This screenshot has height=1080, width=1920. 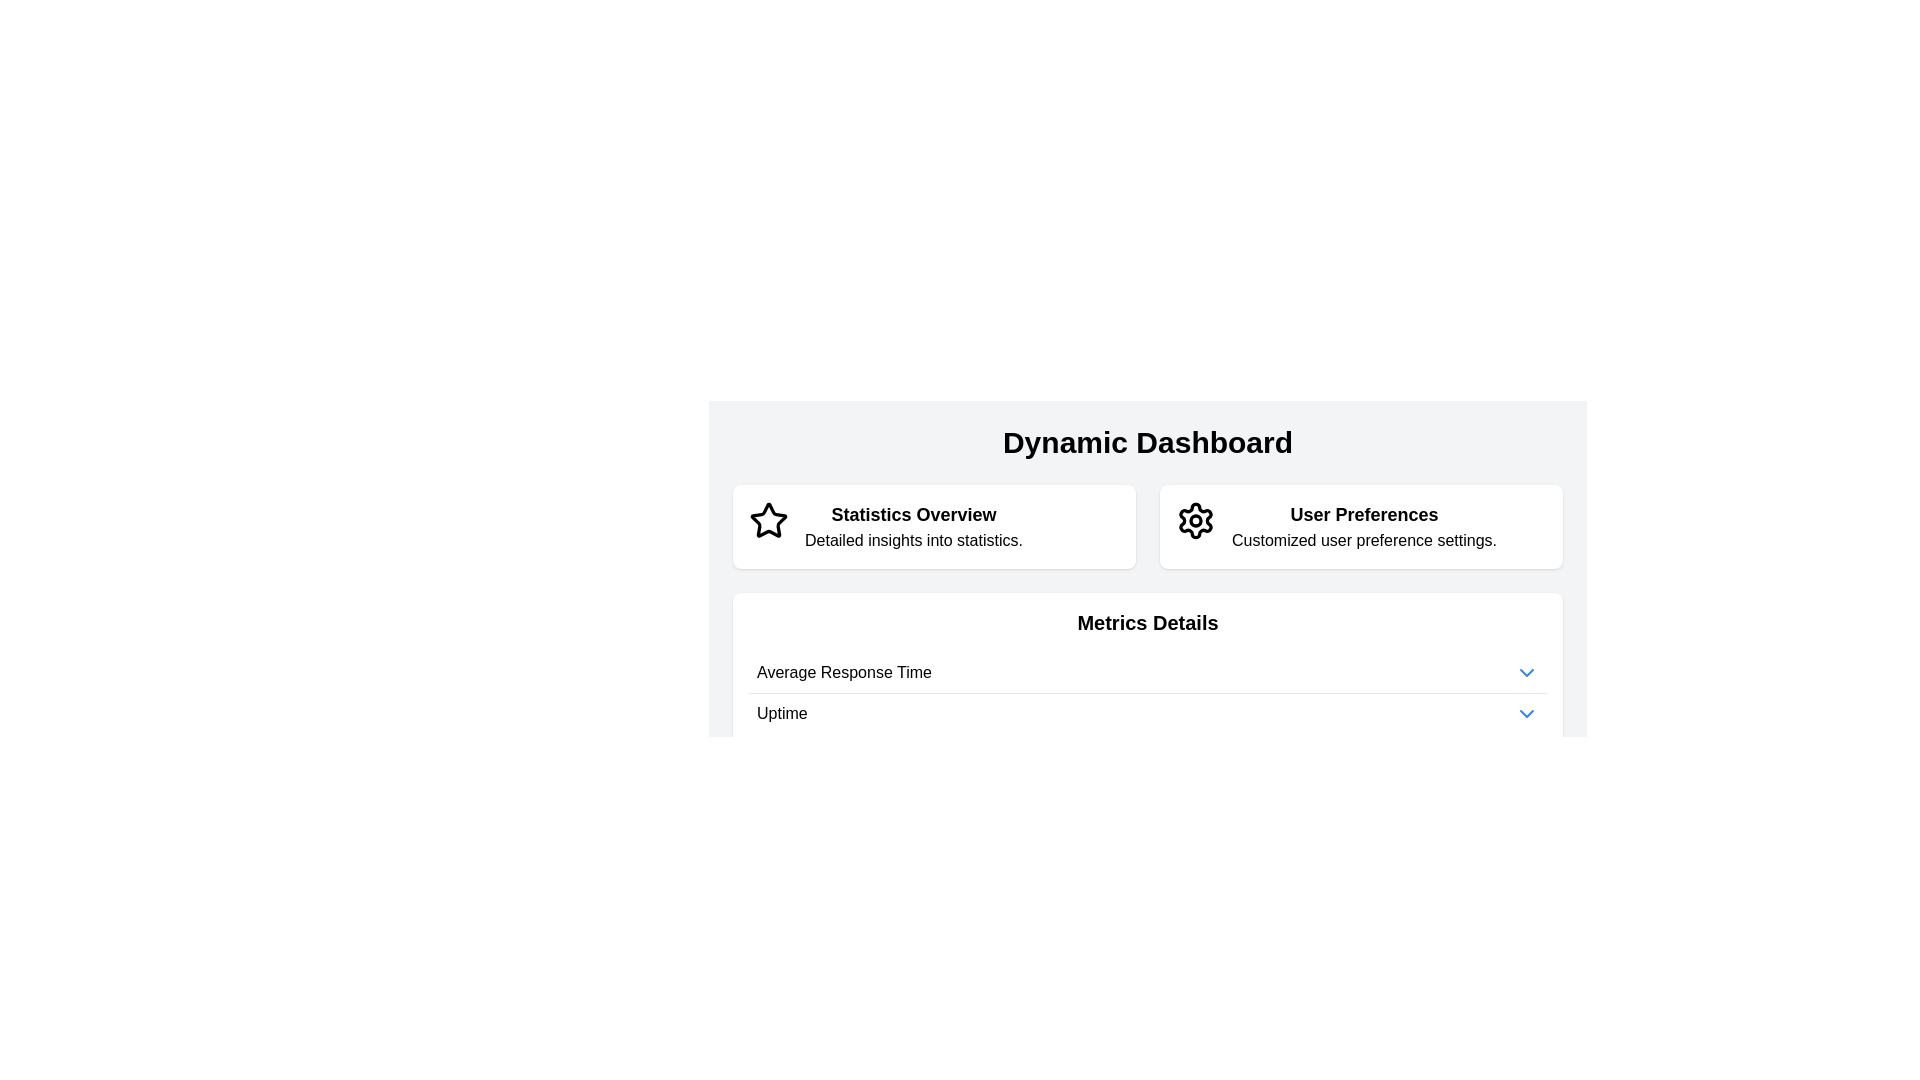 What do you see at coordinates (1195, 526) in the screenshot?
I see `the gear icon representing the settings option, located to the left of the 'User Preferences' text within its card` at bounding box center [1195, 526].